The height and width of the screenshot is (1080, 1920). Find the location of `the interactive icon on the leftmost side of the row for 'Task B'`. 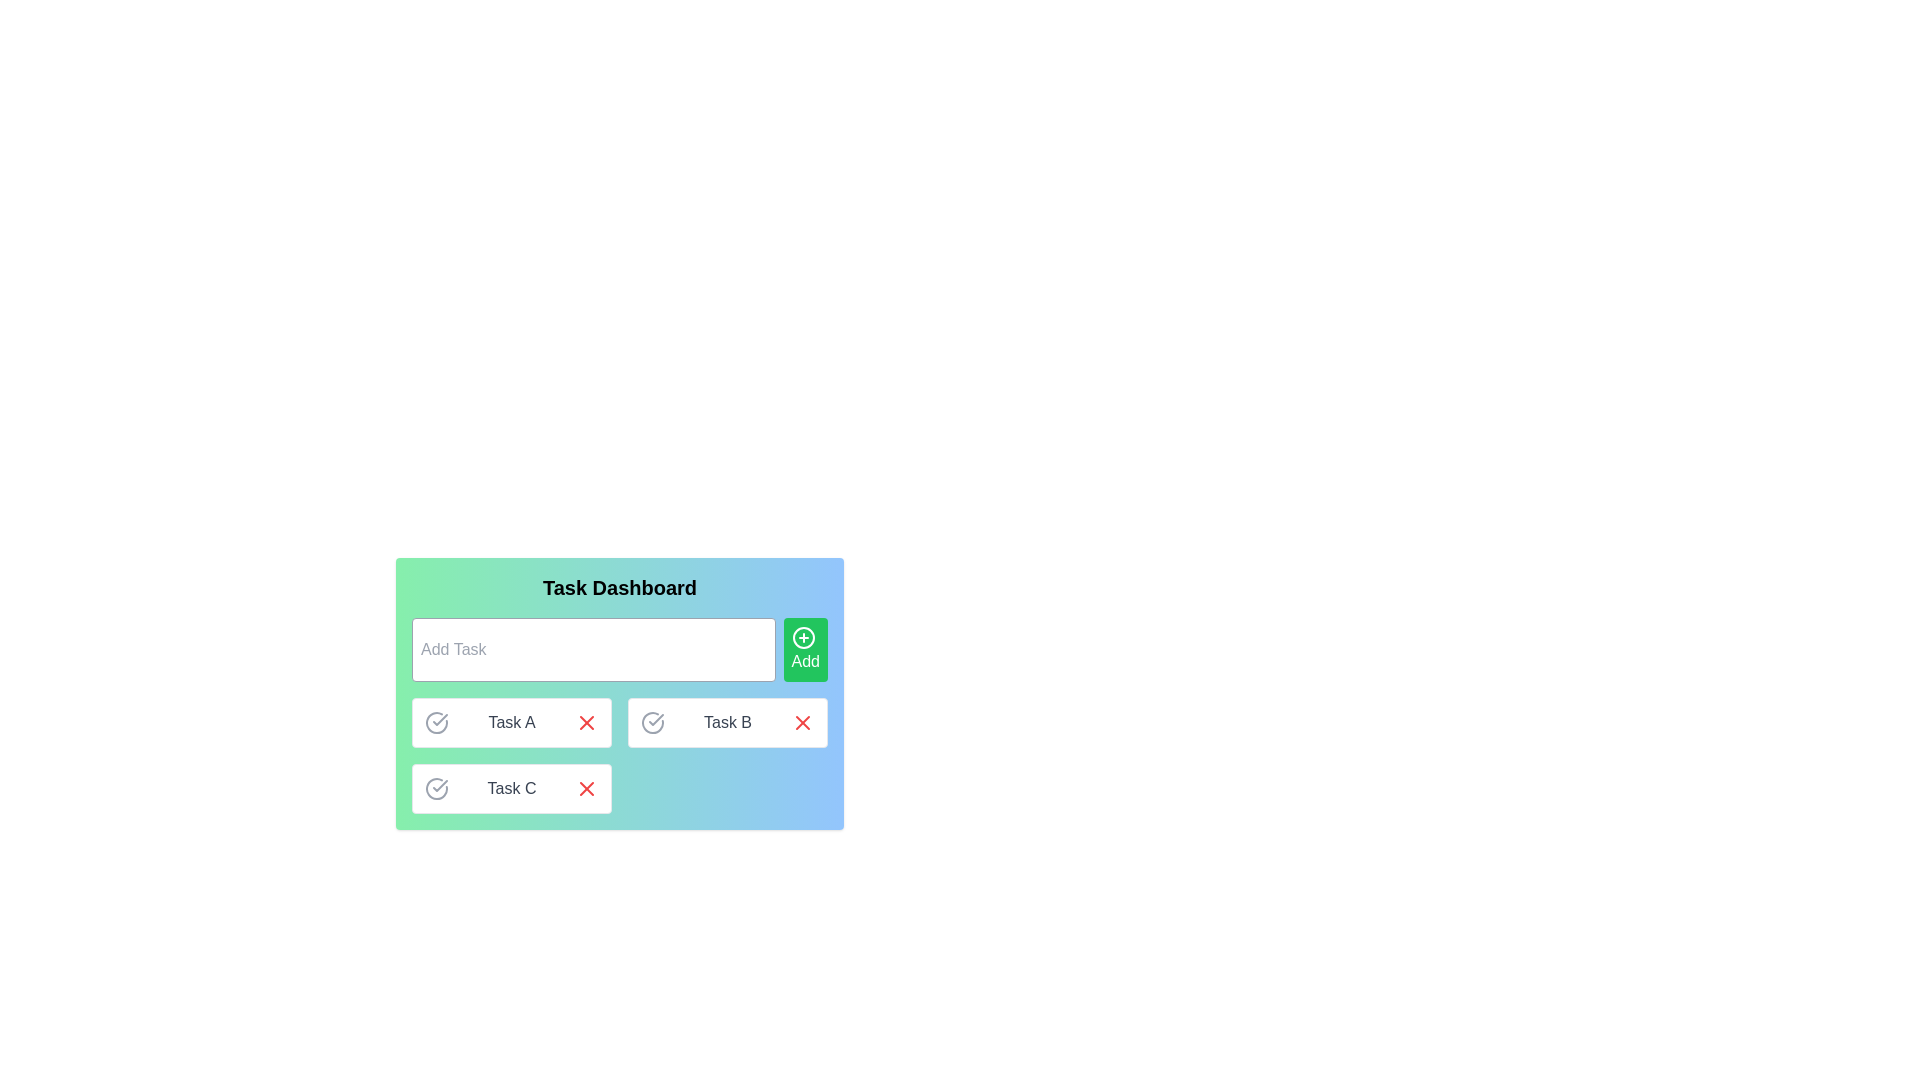

the interactive icon on the leftmost side of the row for 'Task B' is located at coordinates (652, 722).